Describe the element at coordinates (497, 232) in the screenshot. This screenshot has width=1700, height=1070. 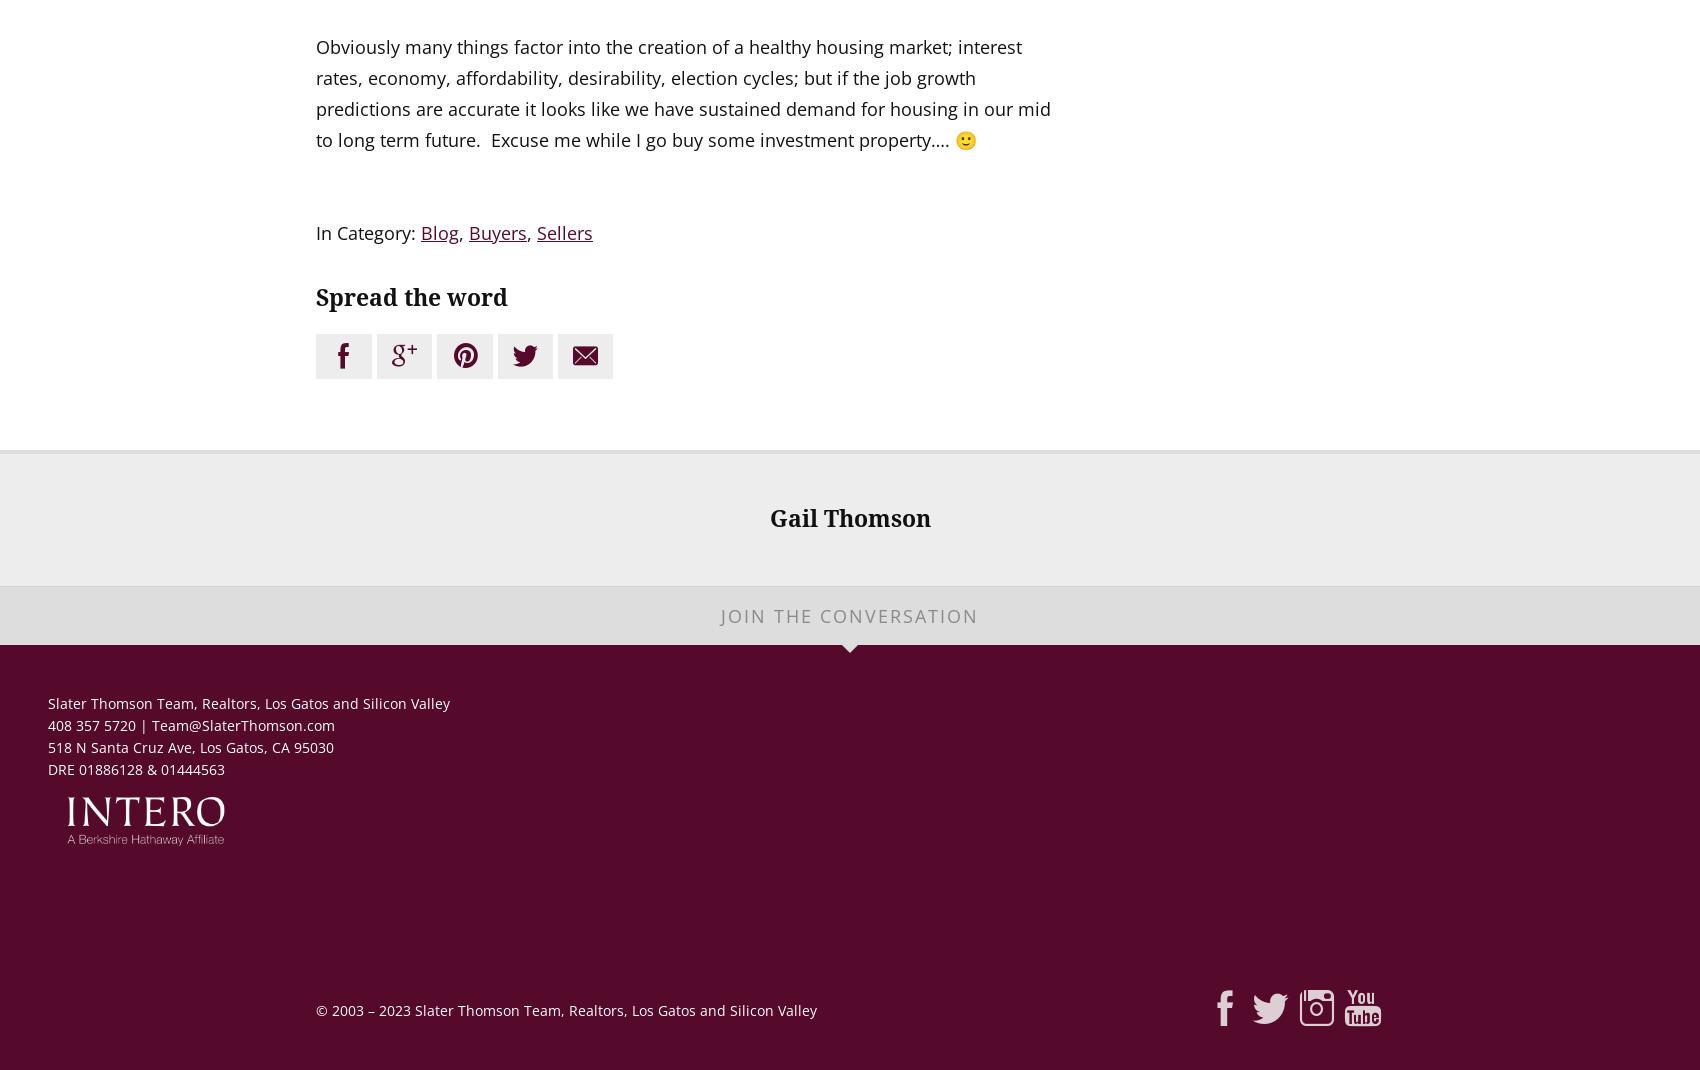
I see `'Buyers'` at that location.